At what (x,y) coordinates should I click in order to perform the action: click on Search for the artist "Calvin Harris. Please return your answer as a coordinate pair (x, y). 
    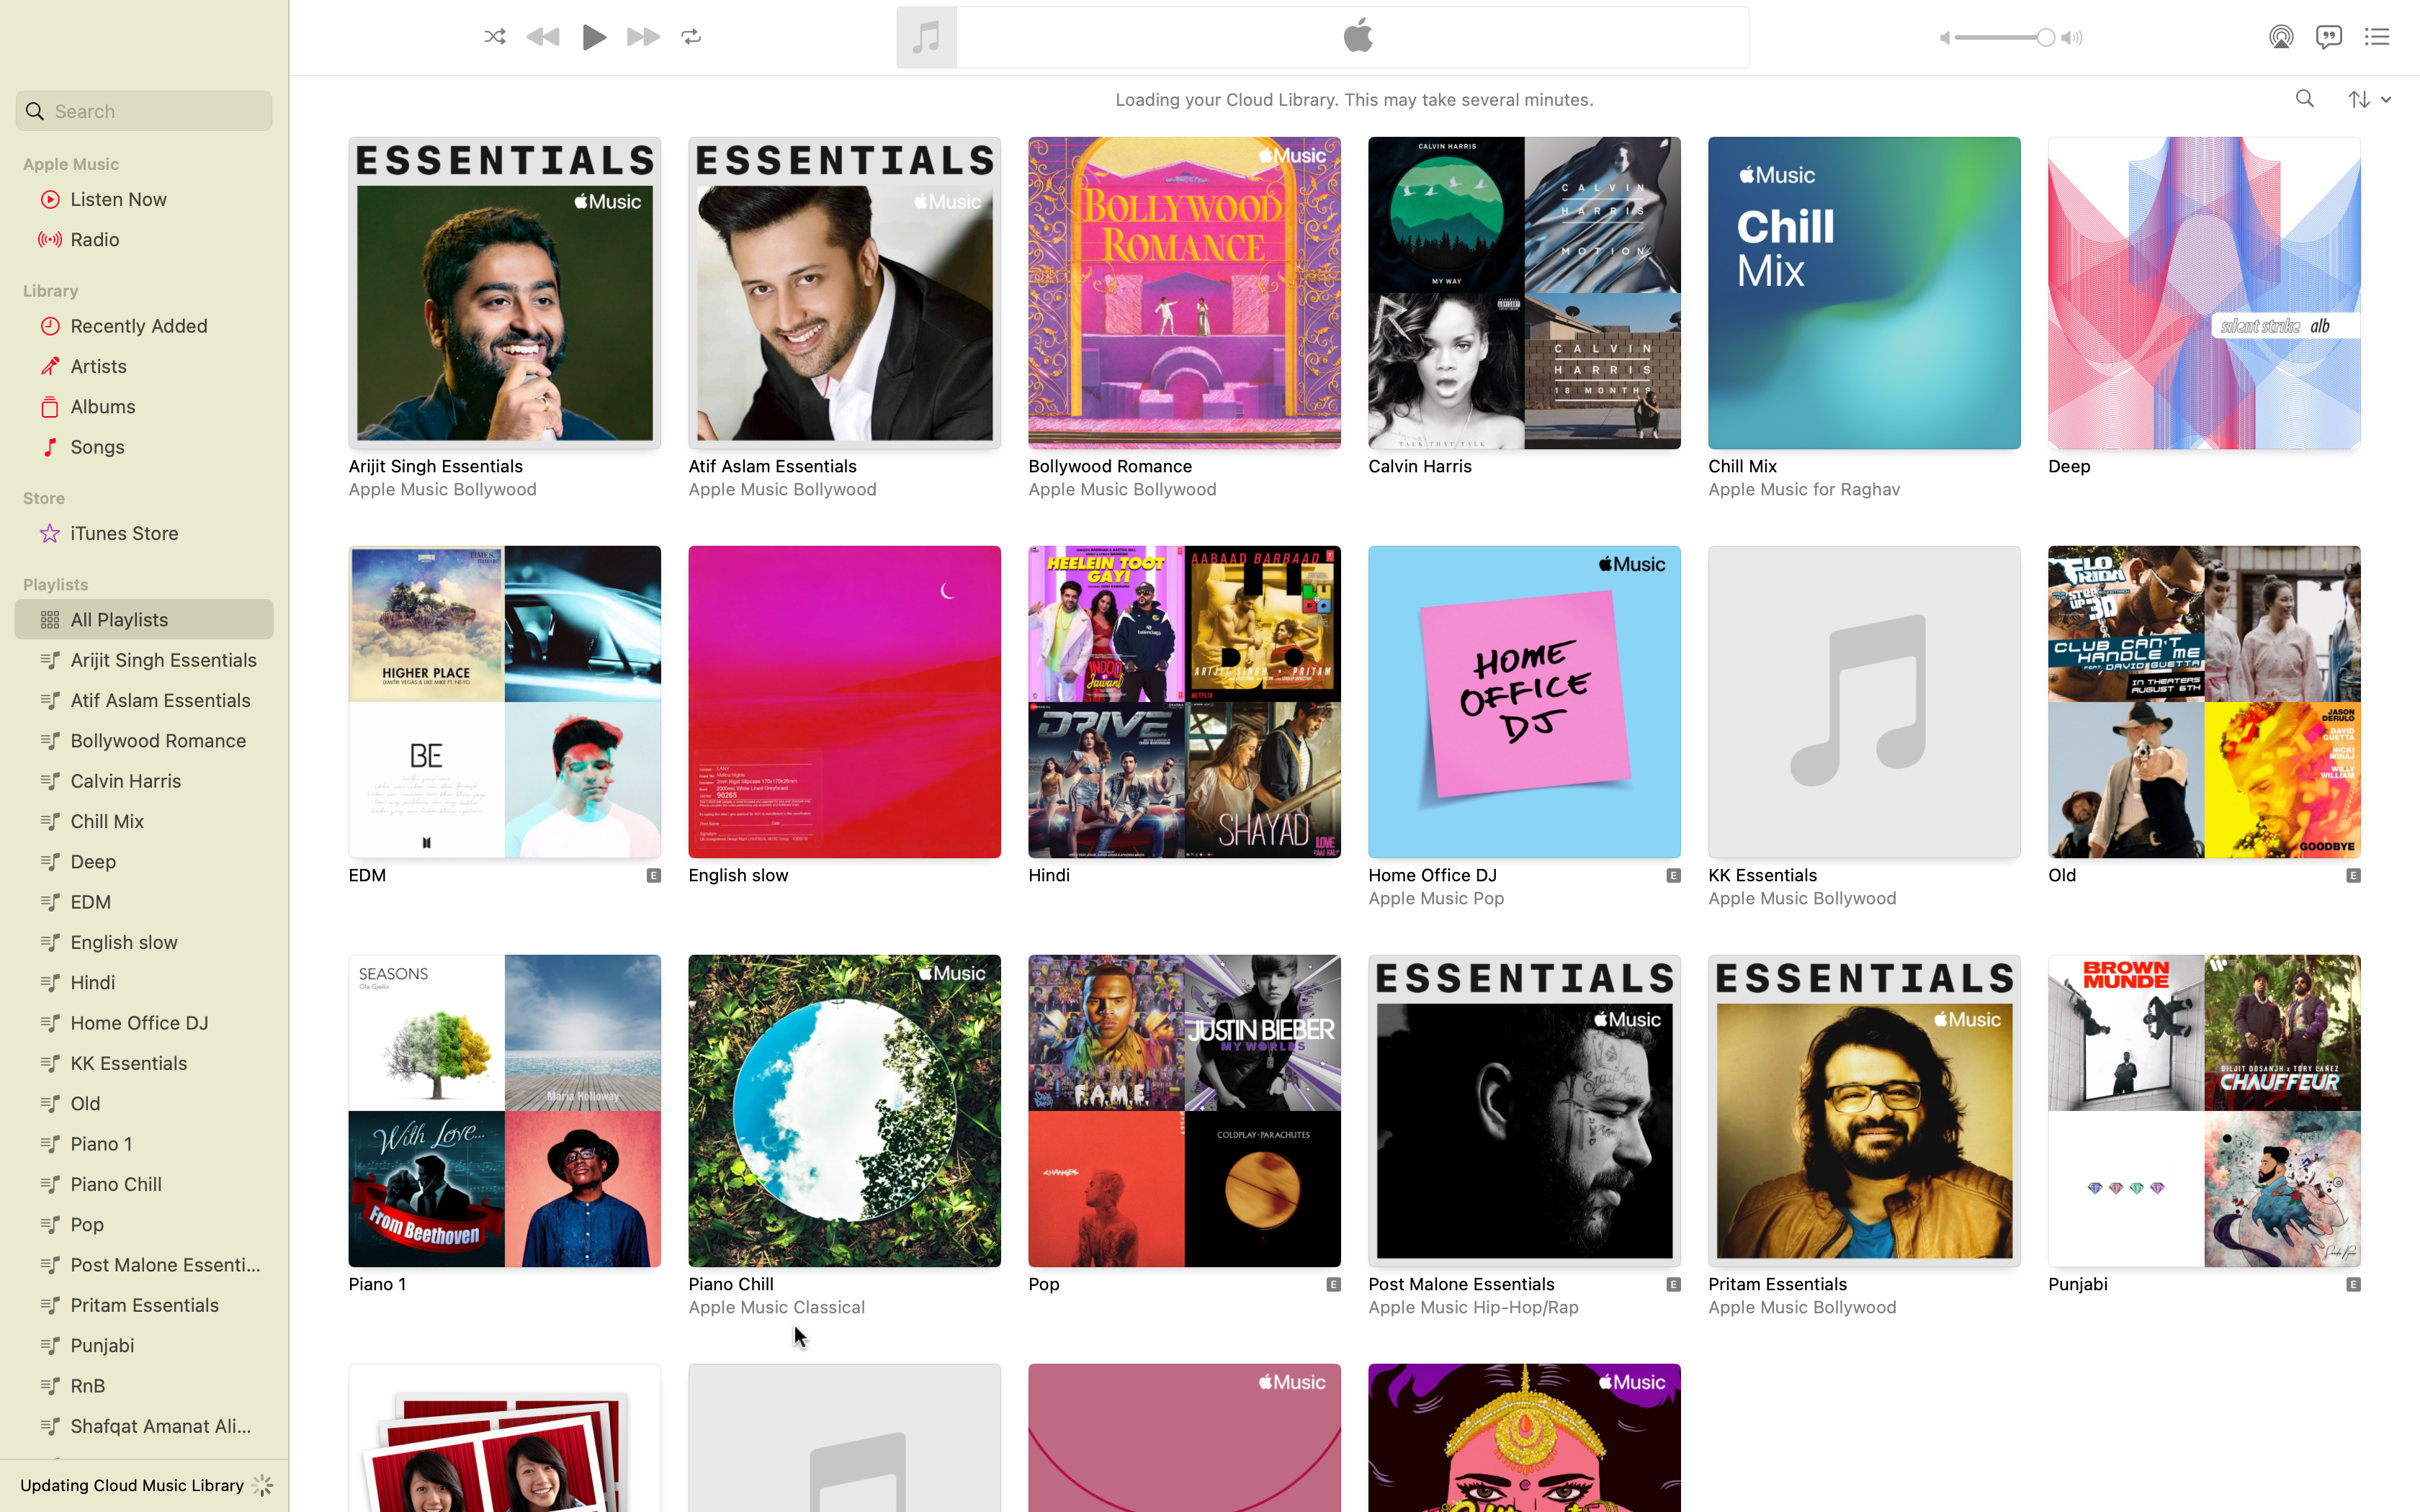
    Looking at the image, I should click on (2305, 99).